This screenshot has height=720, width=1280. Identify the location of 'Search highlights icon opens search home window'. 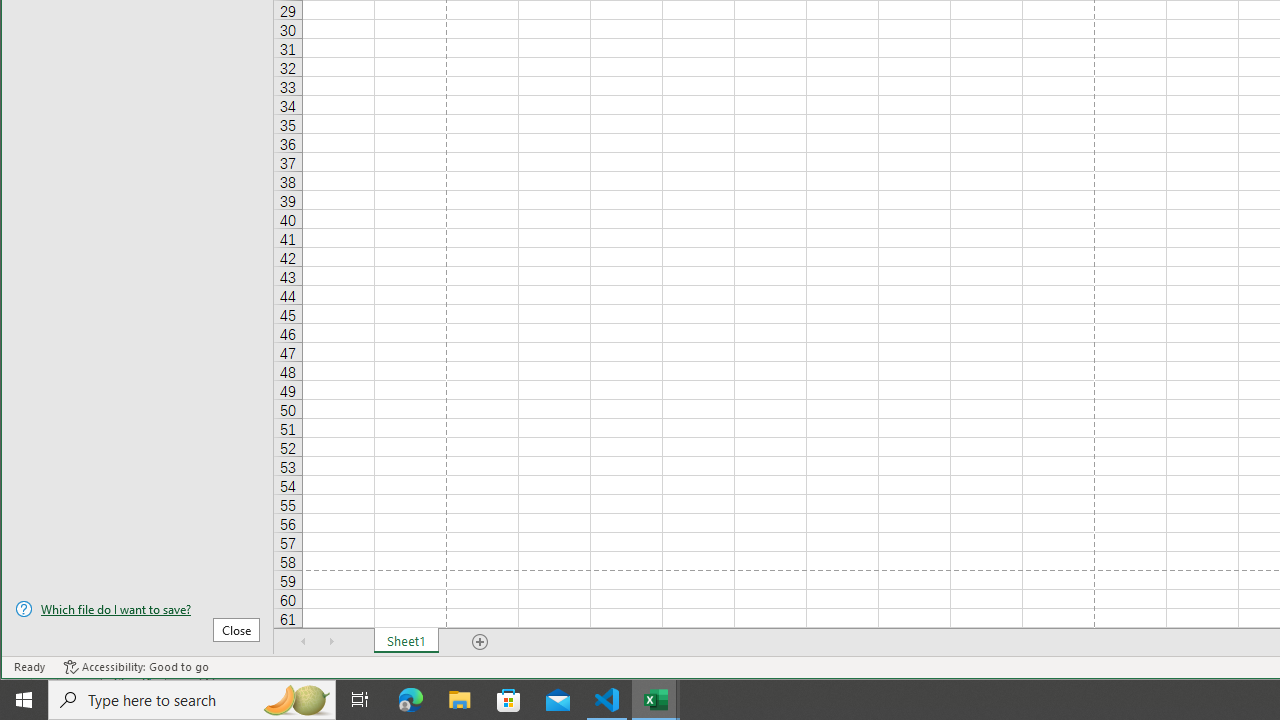
(294, 698).